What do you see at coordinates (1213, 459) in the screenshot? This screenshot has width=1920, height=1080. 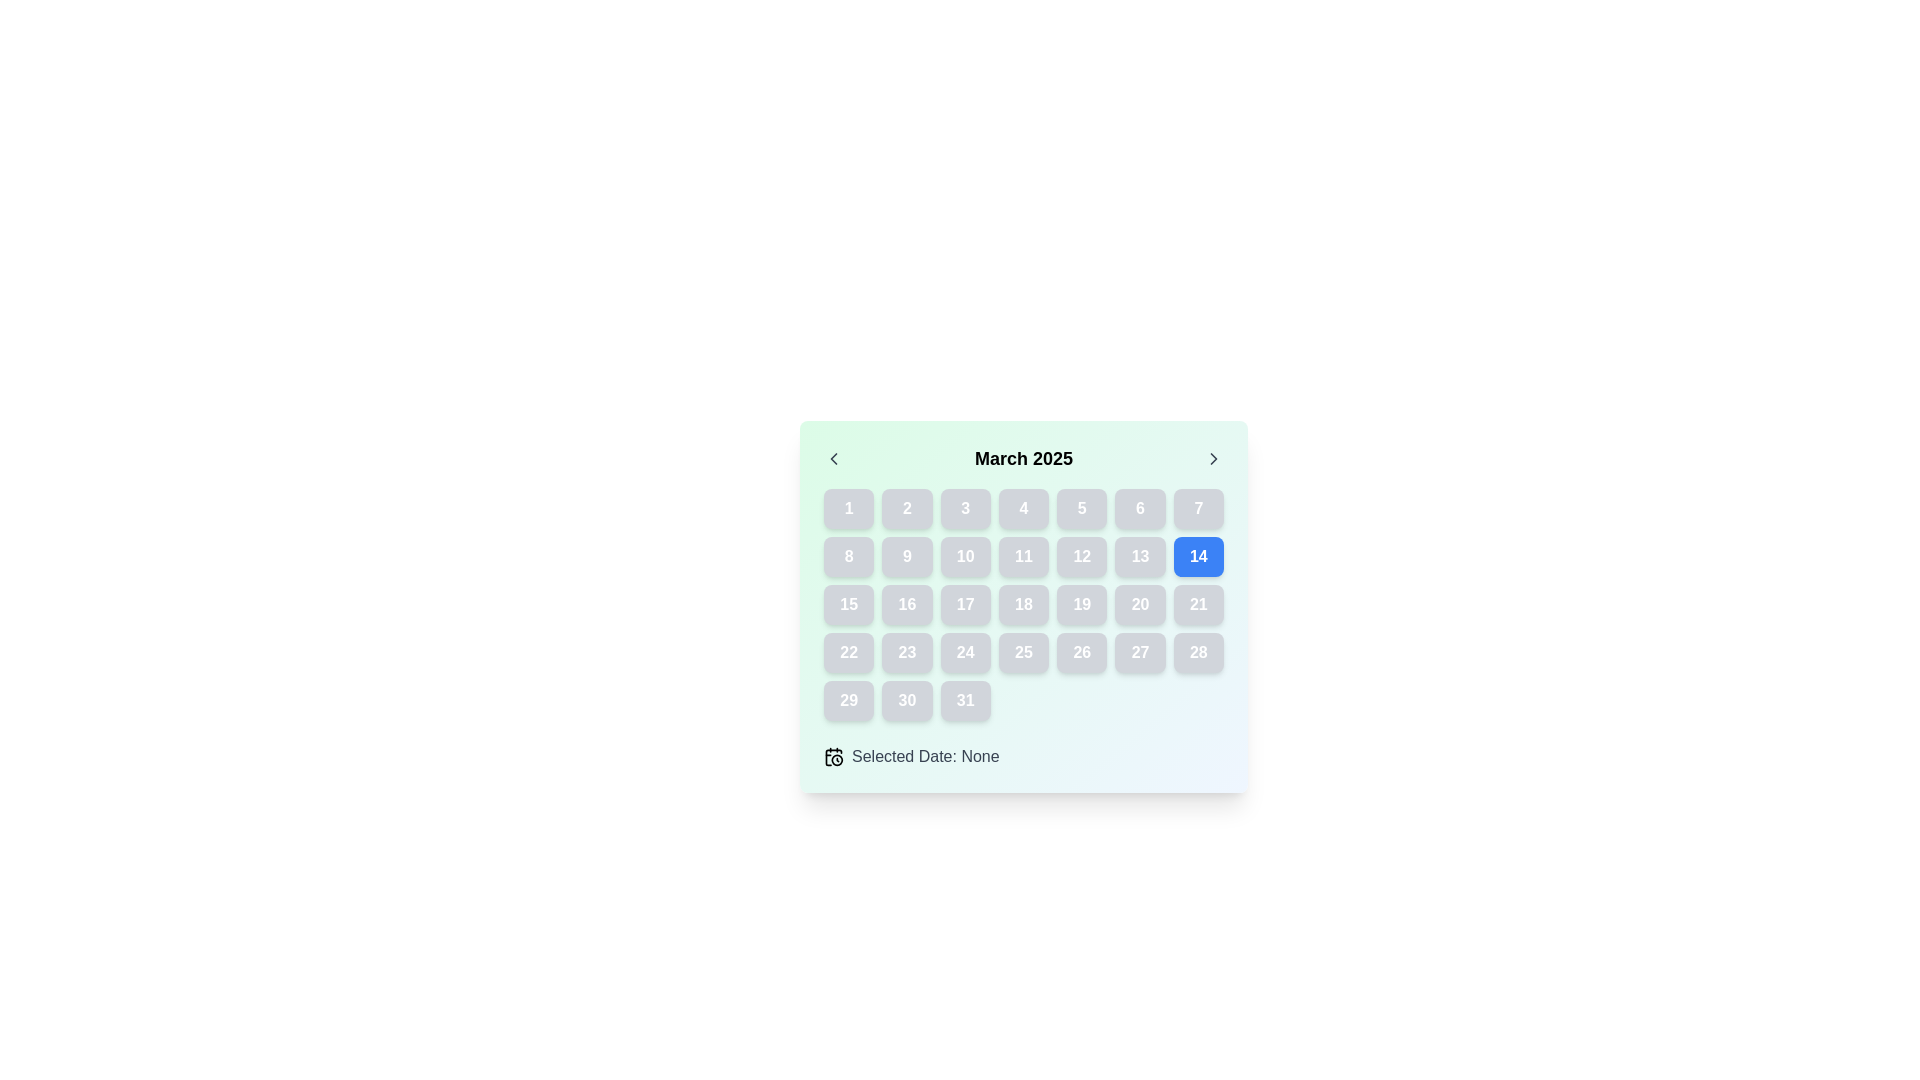 I see `the chevron icon located at the top-right corner of the calendar component, adjacent to the title 'March 2025'` at bounding box center [1213, 459].